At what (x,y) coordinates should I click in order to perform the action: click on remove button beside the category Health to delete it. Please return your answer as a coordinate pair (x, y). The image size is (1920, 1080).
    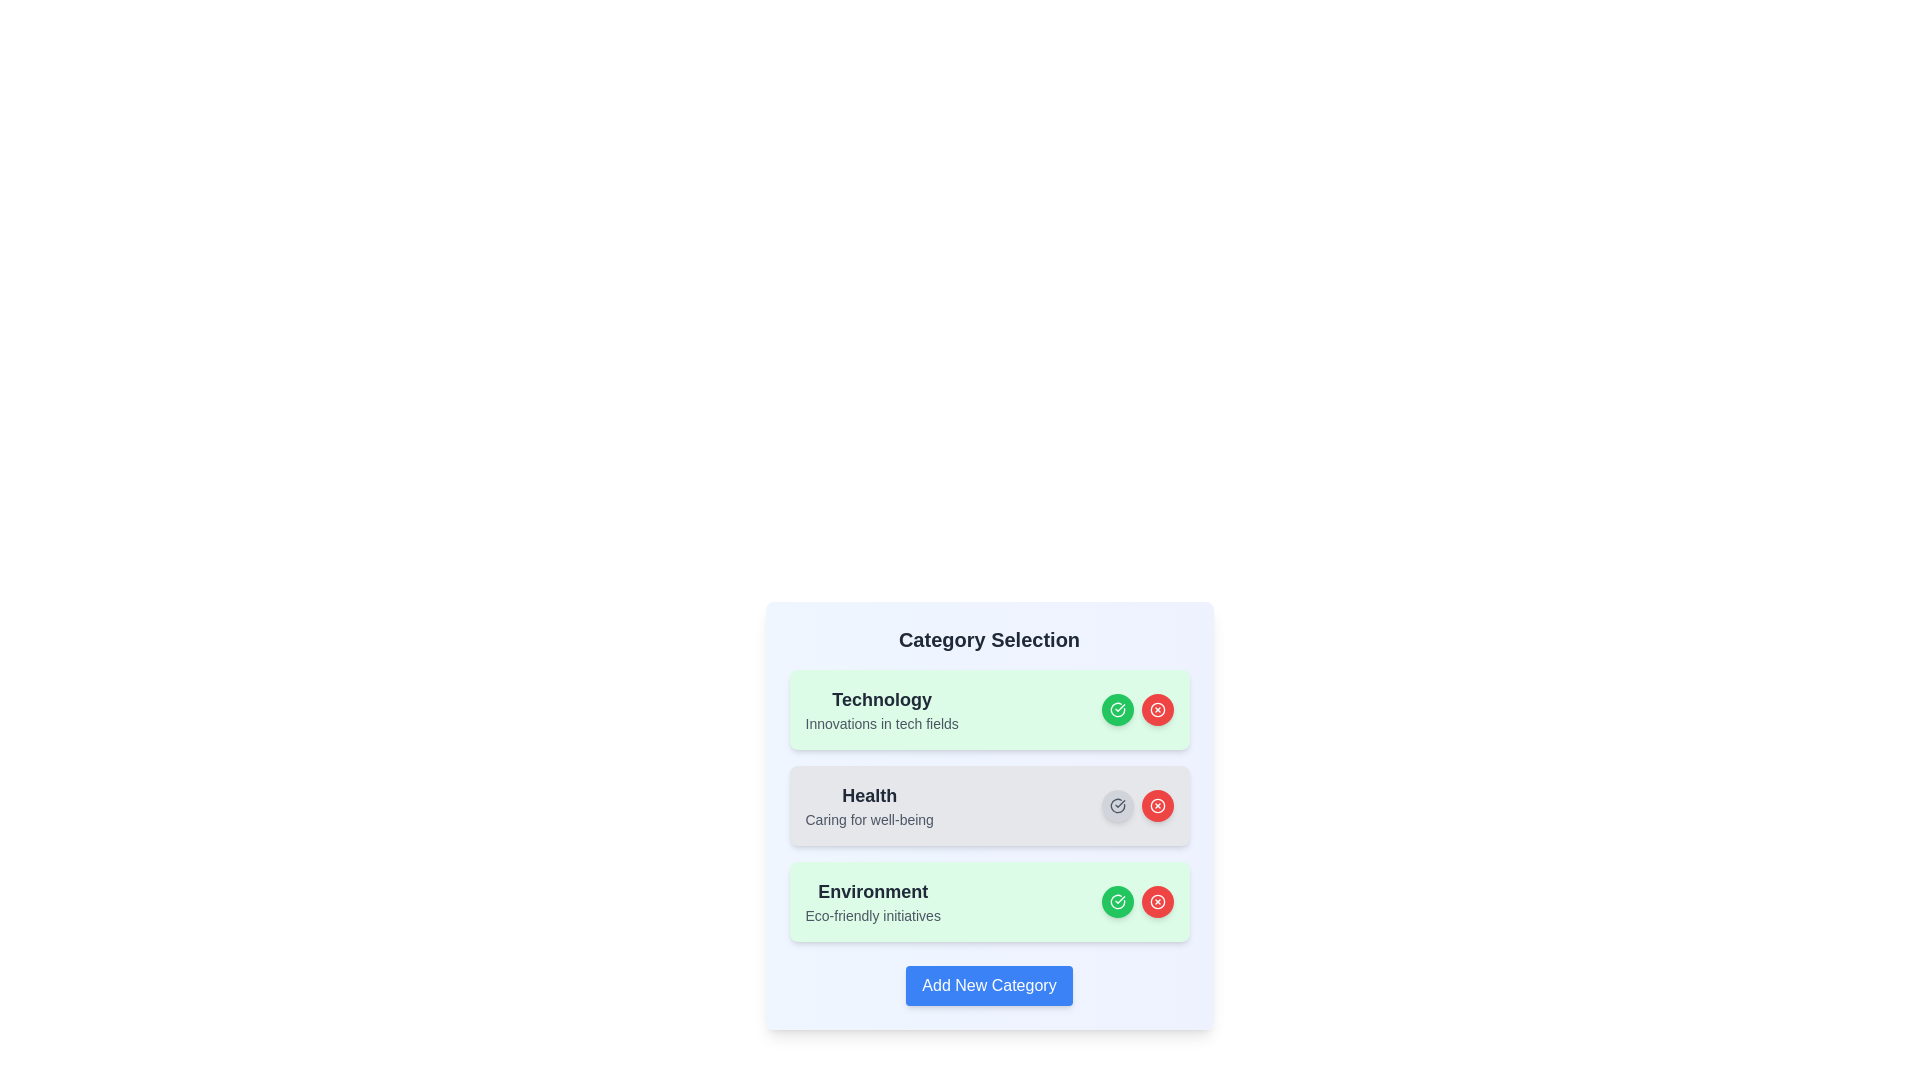
    Looking at the image, I should click on (1157, 805).